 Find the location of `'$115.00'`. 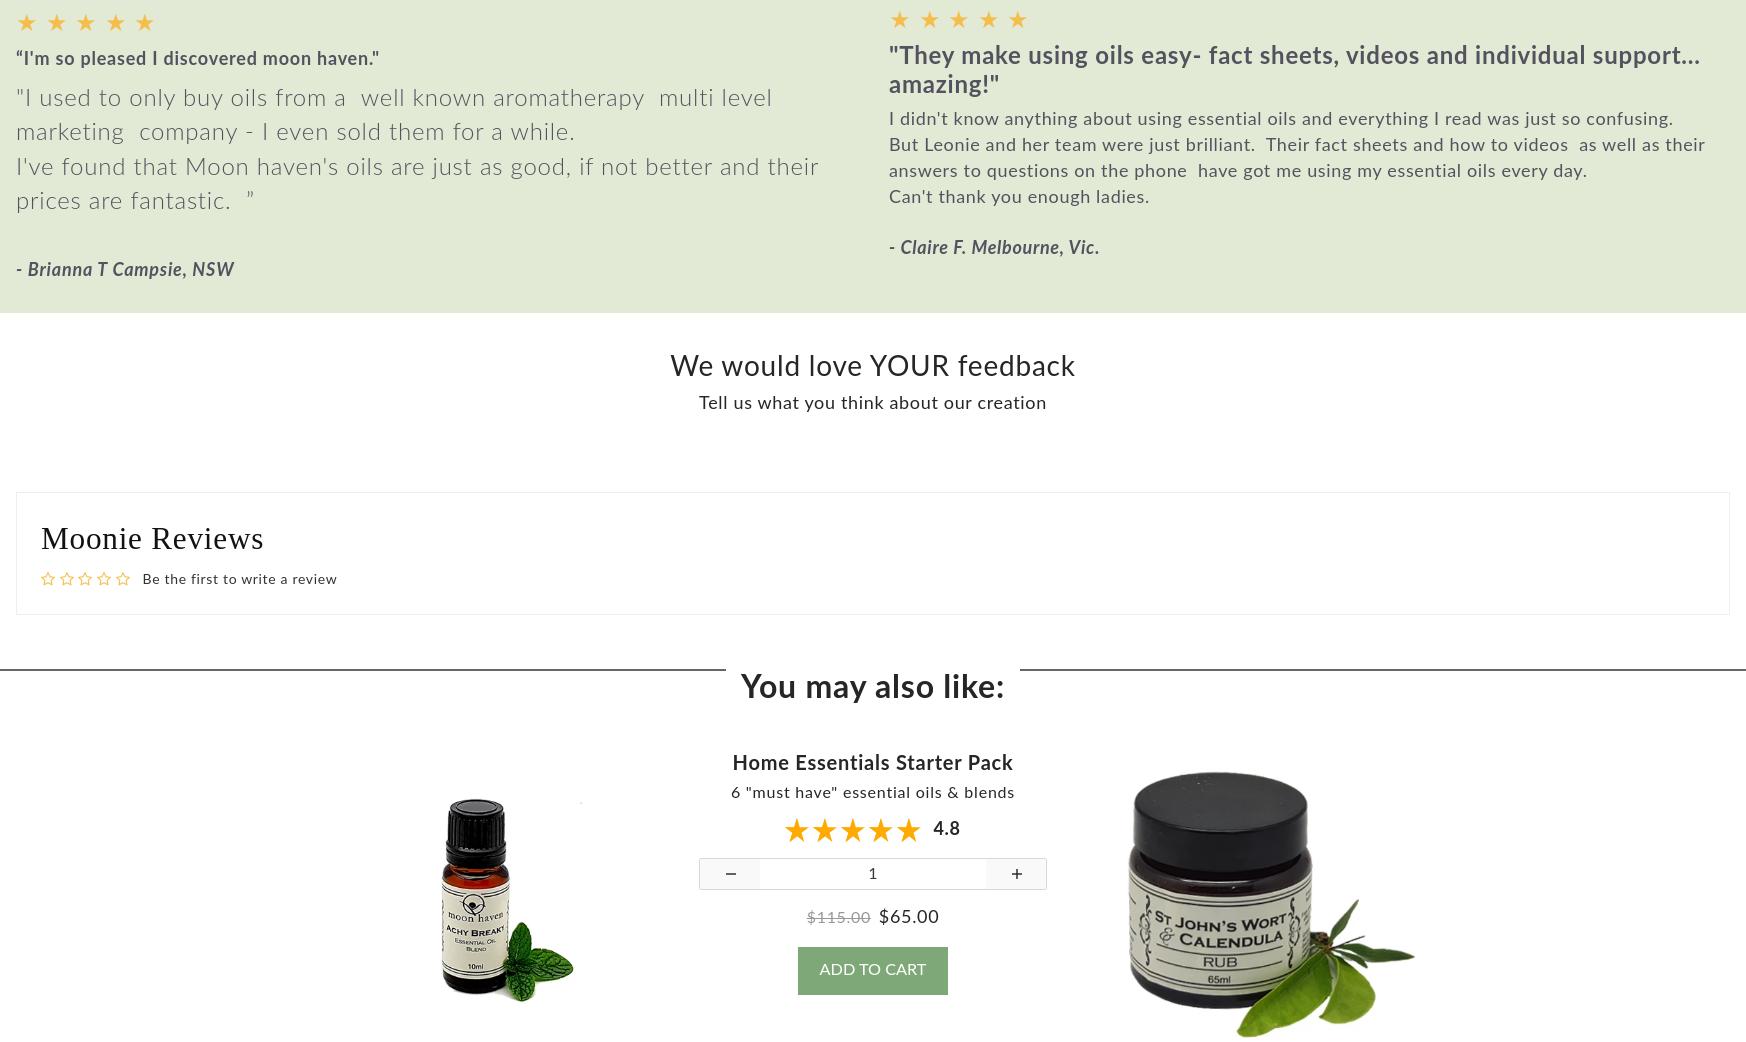

'$115.00' is located at coordinates (838, 932).